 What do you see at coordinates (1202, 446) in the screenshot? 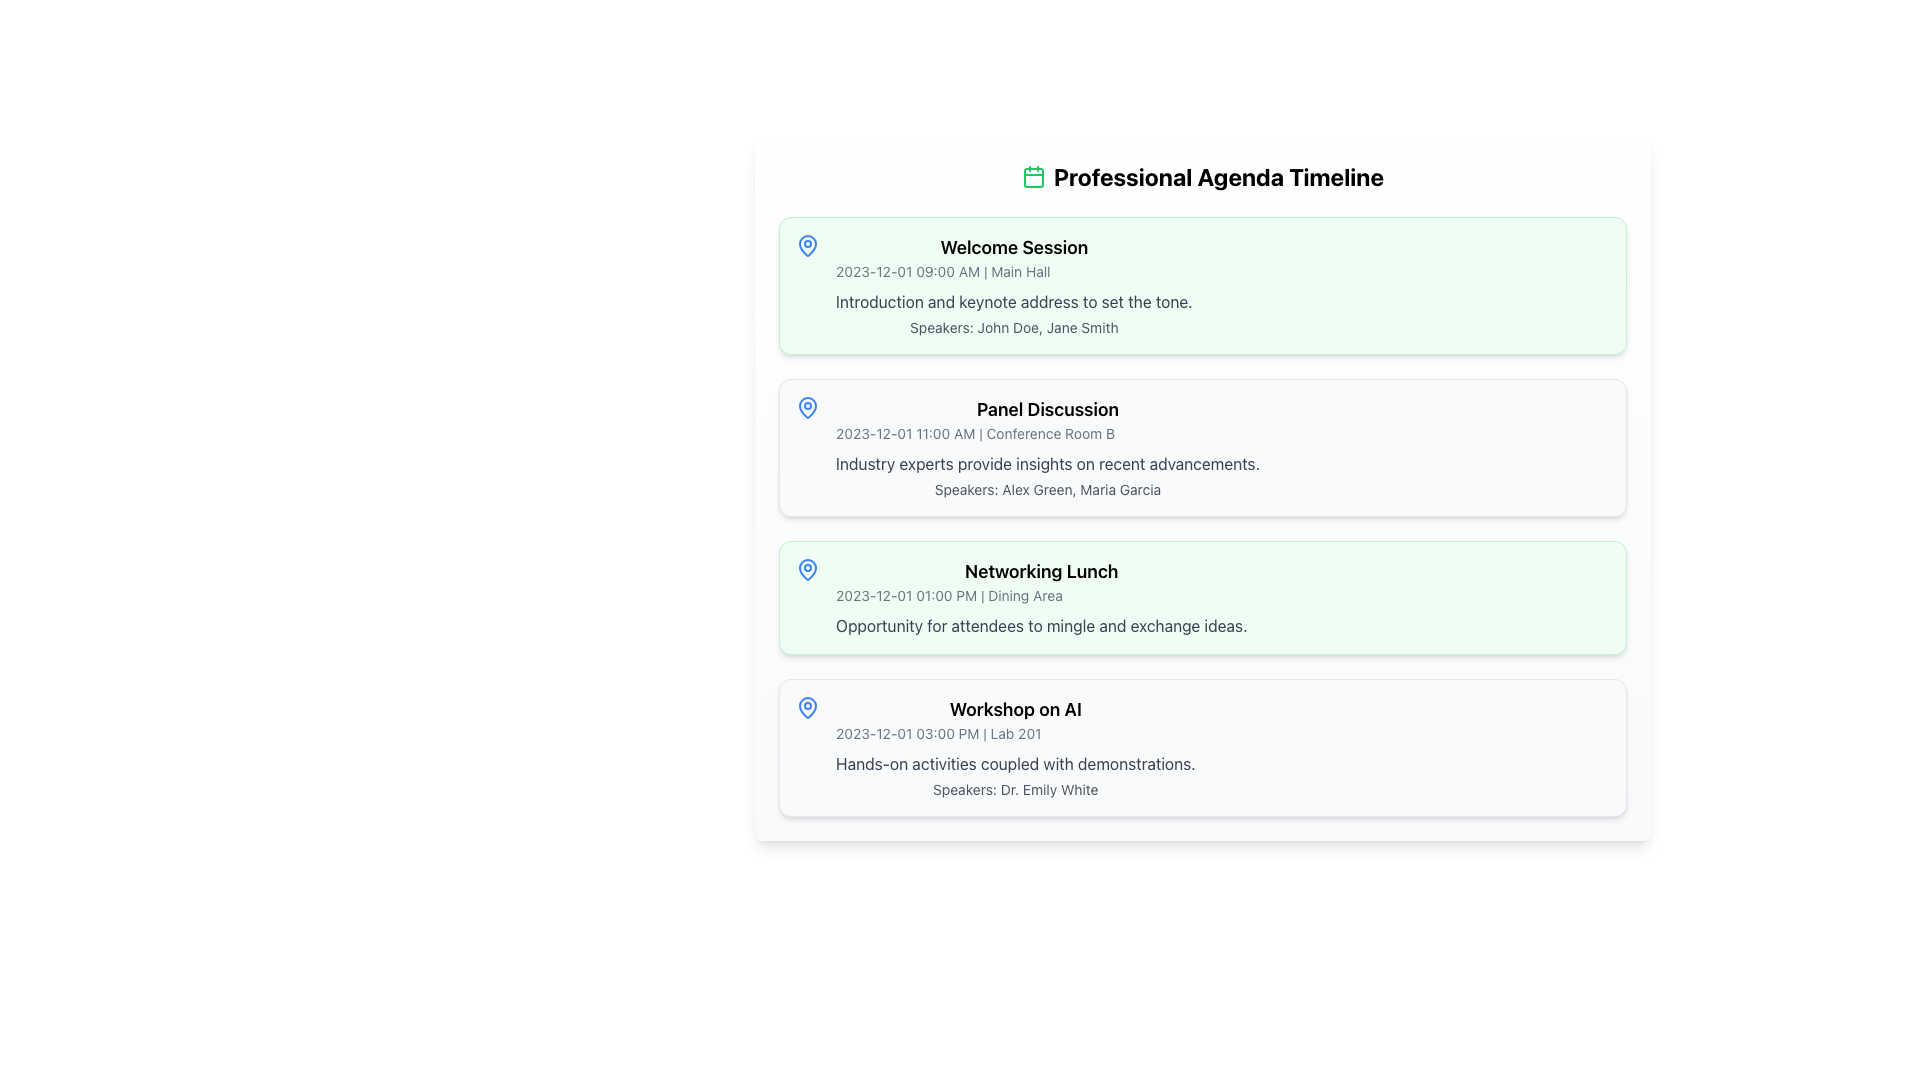
I see `details within the Informational Card for the 'Panel Discussion' event, which is the second card in the agenda list, located below the 'Welcome Session' and above the 'Networking Lunch'` at bounding box center [1202, 446].